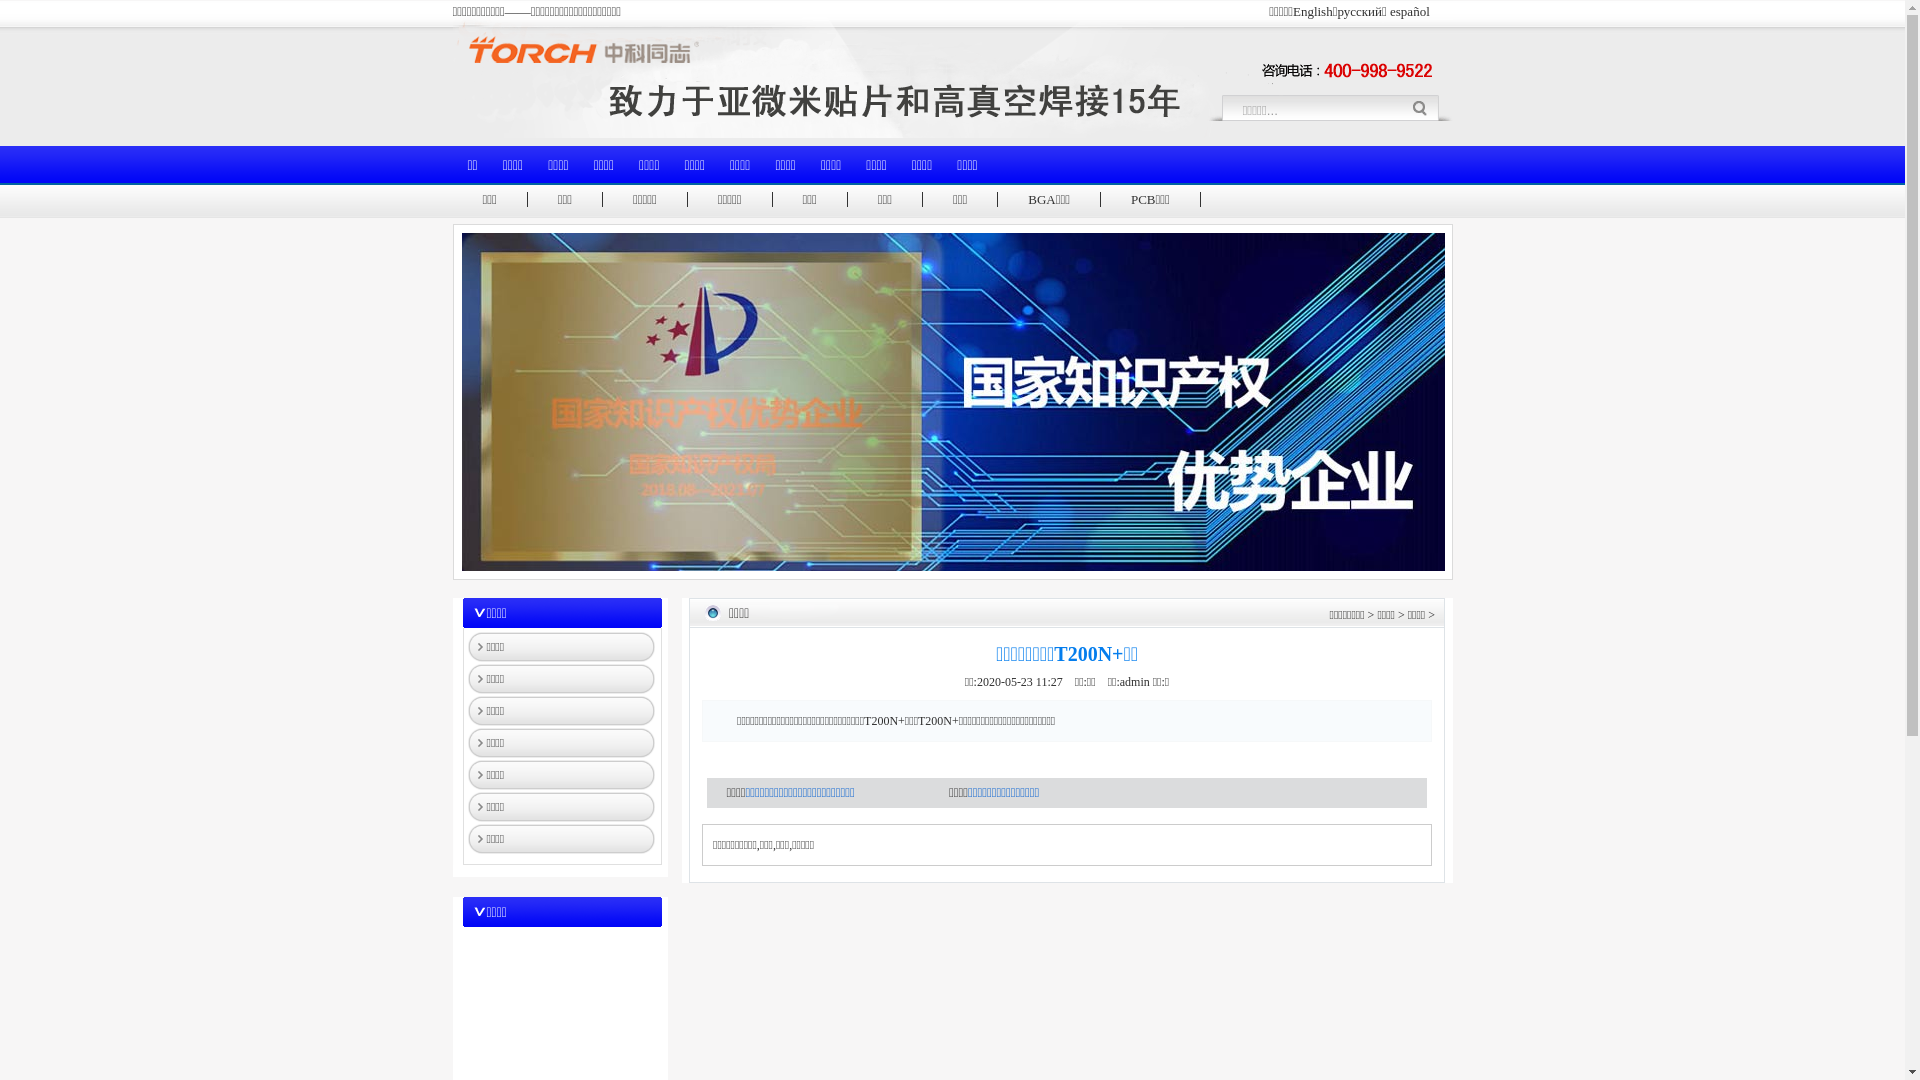 The height and width of the screenshot is (1080, 1920). Describe the element at coordinates (1313, 11) in the screenshot. I see `'English'` at that location.